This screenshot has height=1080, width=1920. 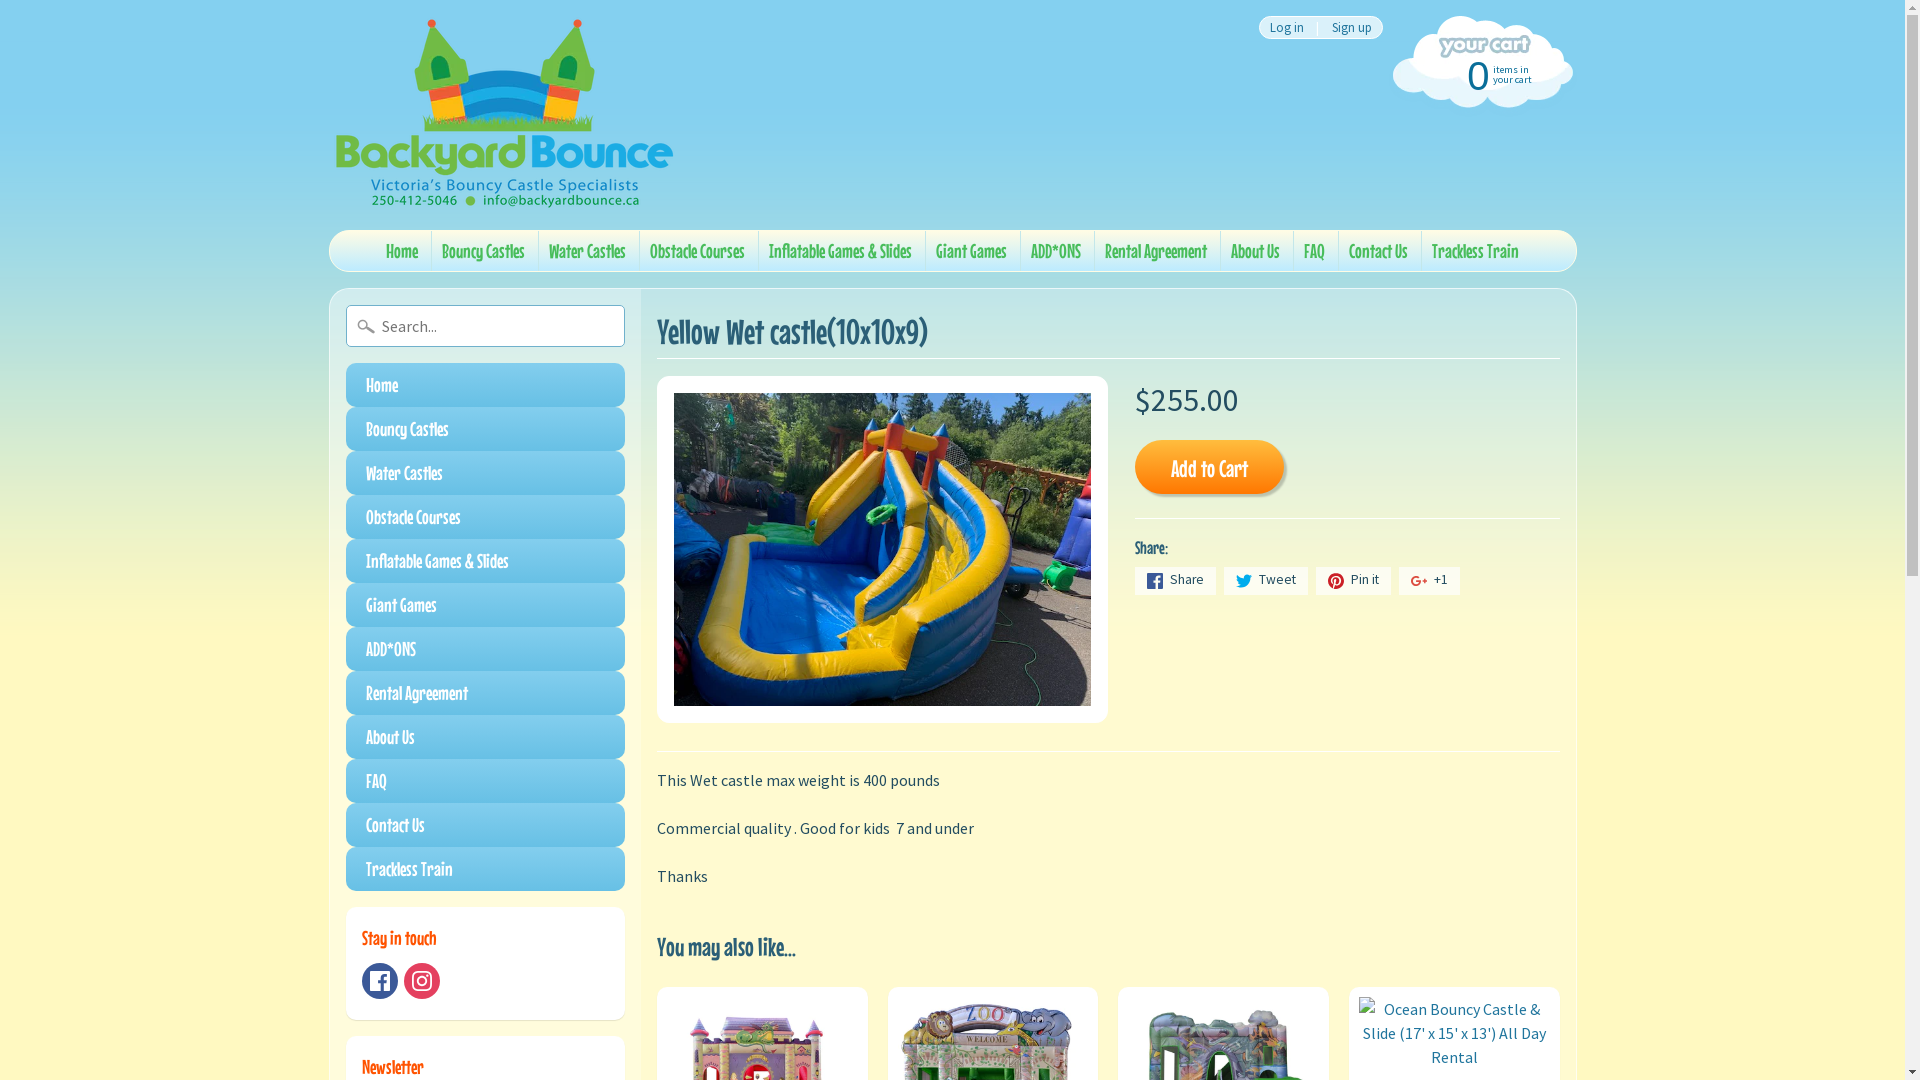 I want to click on 'Giant Games', so click(x=485, y=604).